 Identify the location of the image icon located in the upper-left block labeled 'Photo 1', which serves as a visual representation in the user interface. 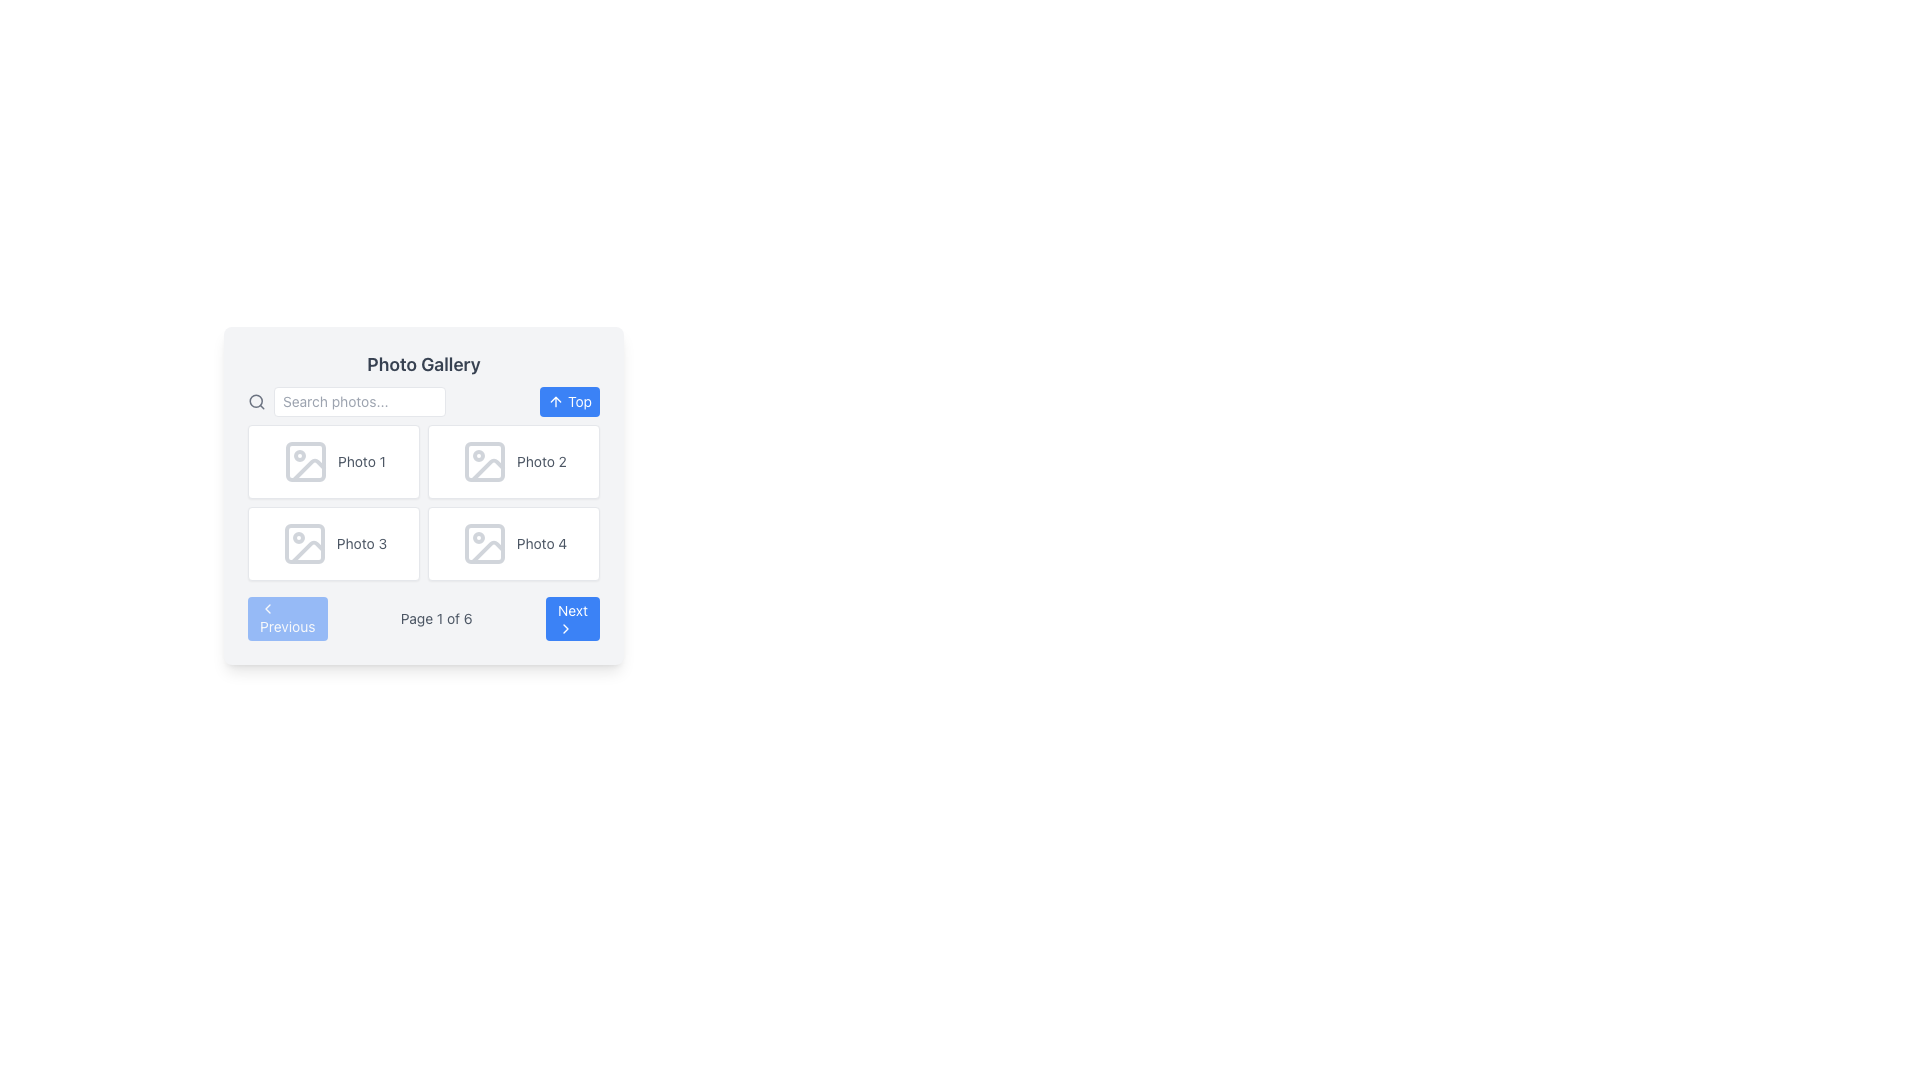
(305, 462).